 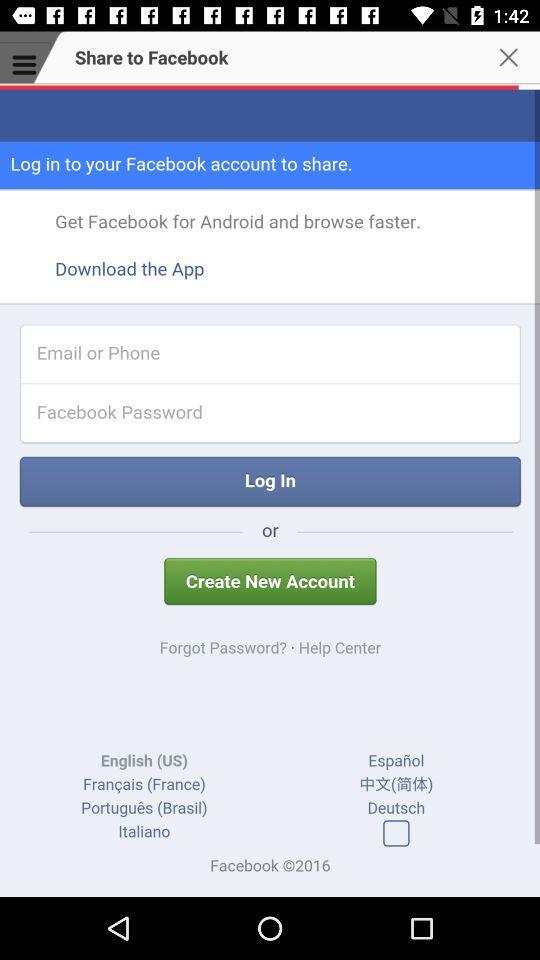 I want to click on the menu icon, so click(x=24, y=65).